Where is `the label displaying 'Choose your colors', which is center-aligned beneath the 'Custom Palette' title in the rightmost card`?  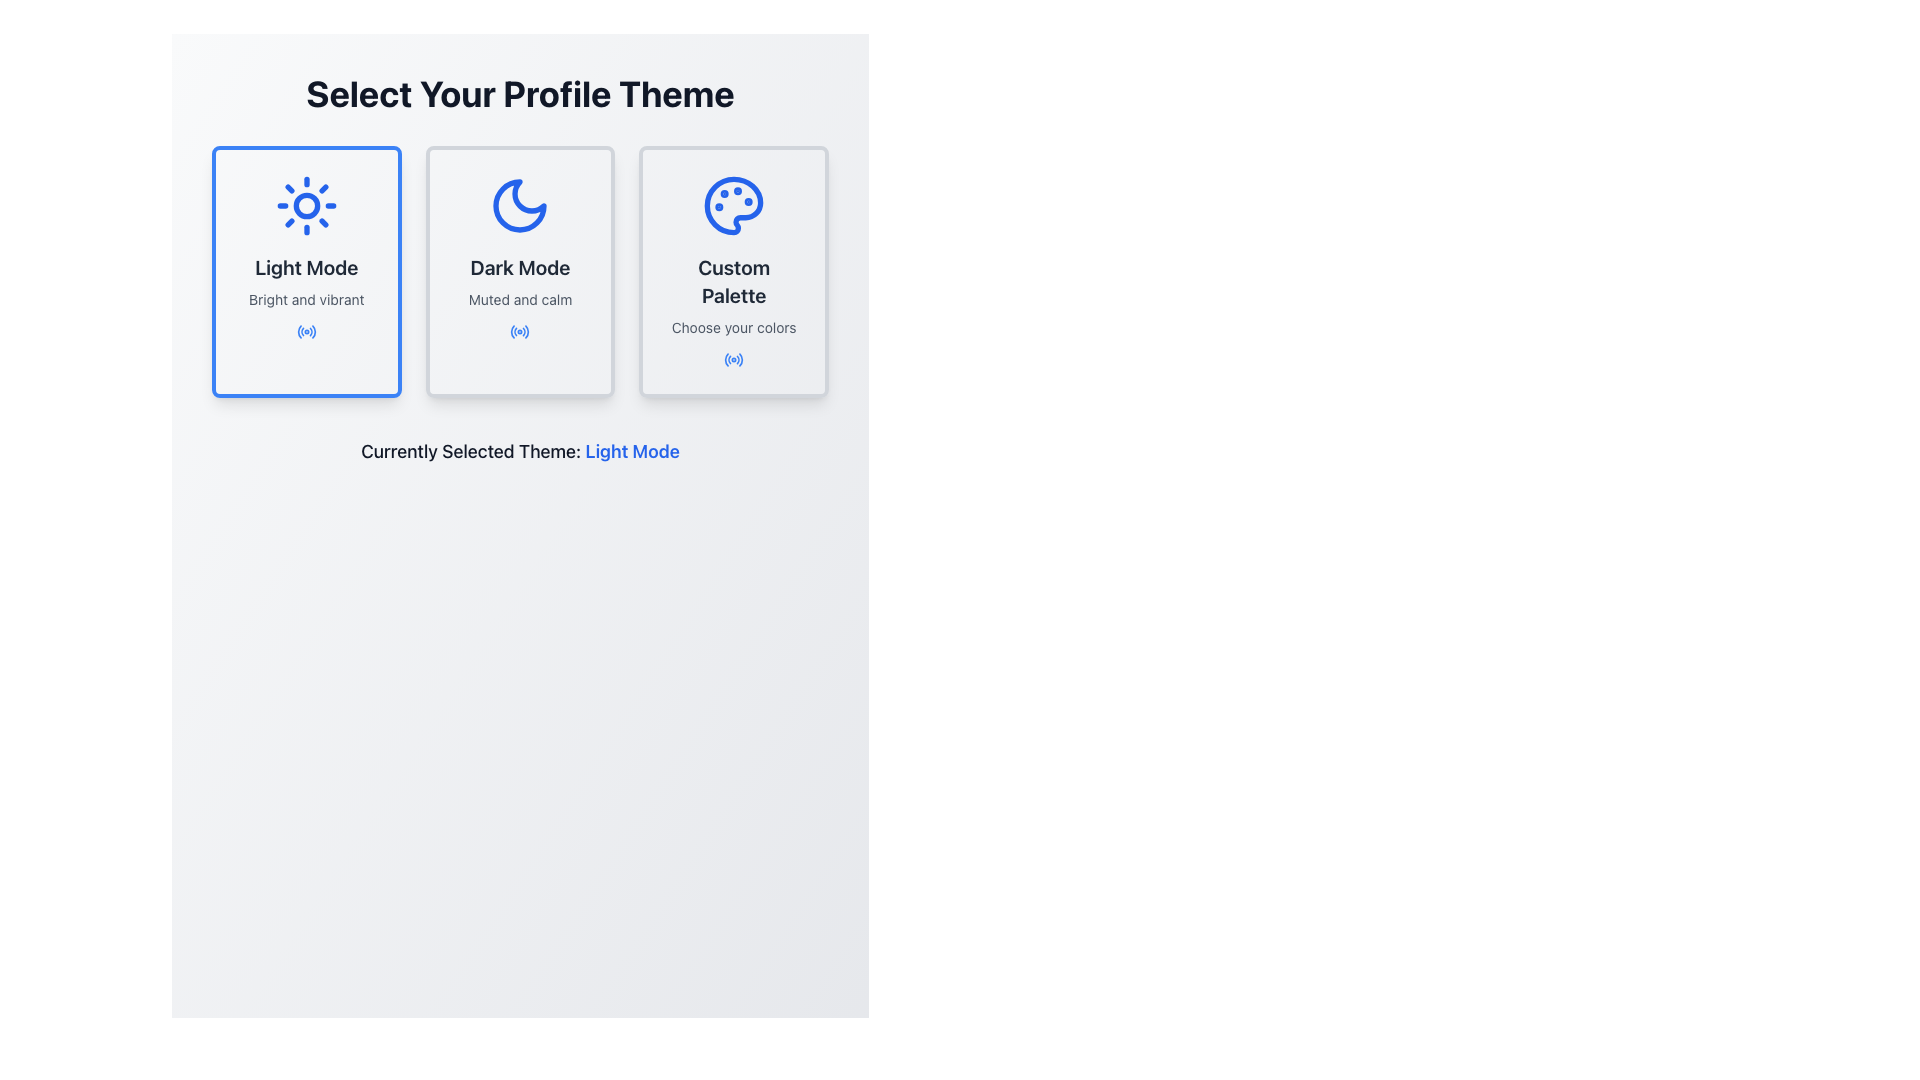
the label displaying 'Choose your colors', which is center-aligned beneath the 'Custom Palette' title in the rightmost card is located at coordinates (733, 326).